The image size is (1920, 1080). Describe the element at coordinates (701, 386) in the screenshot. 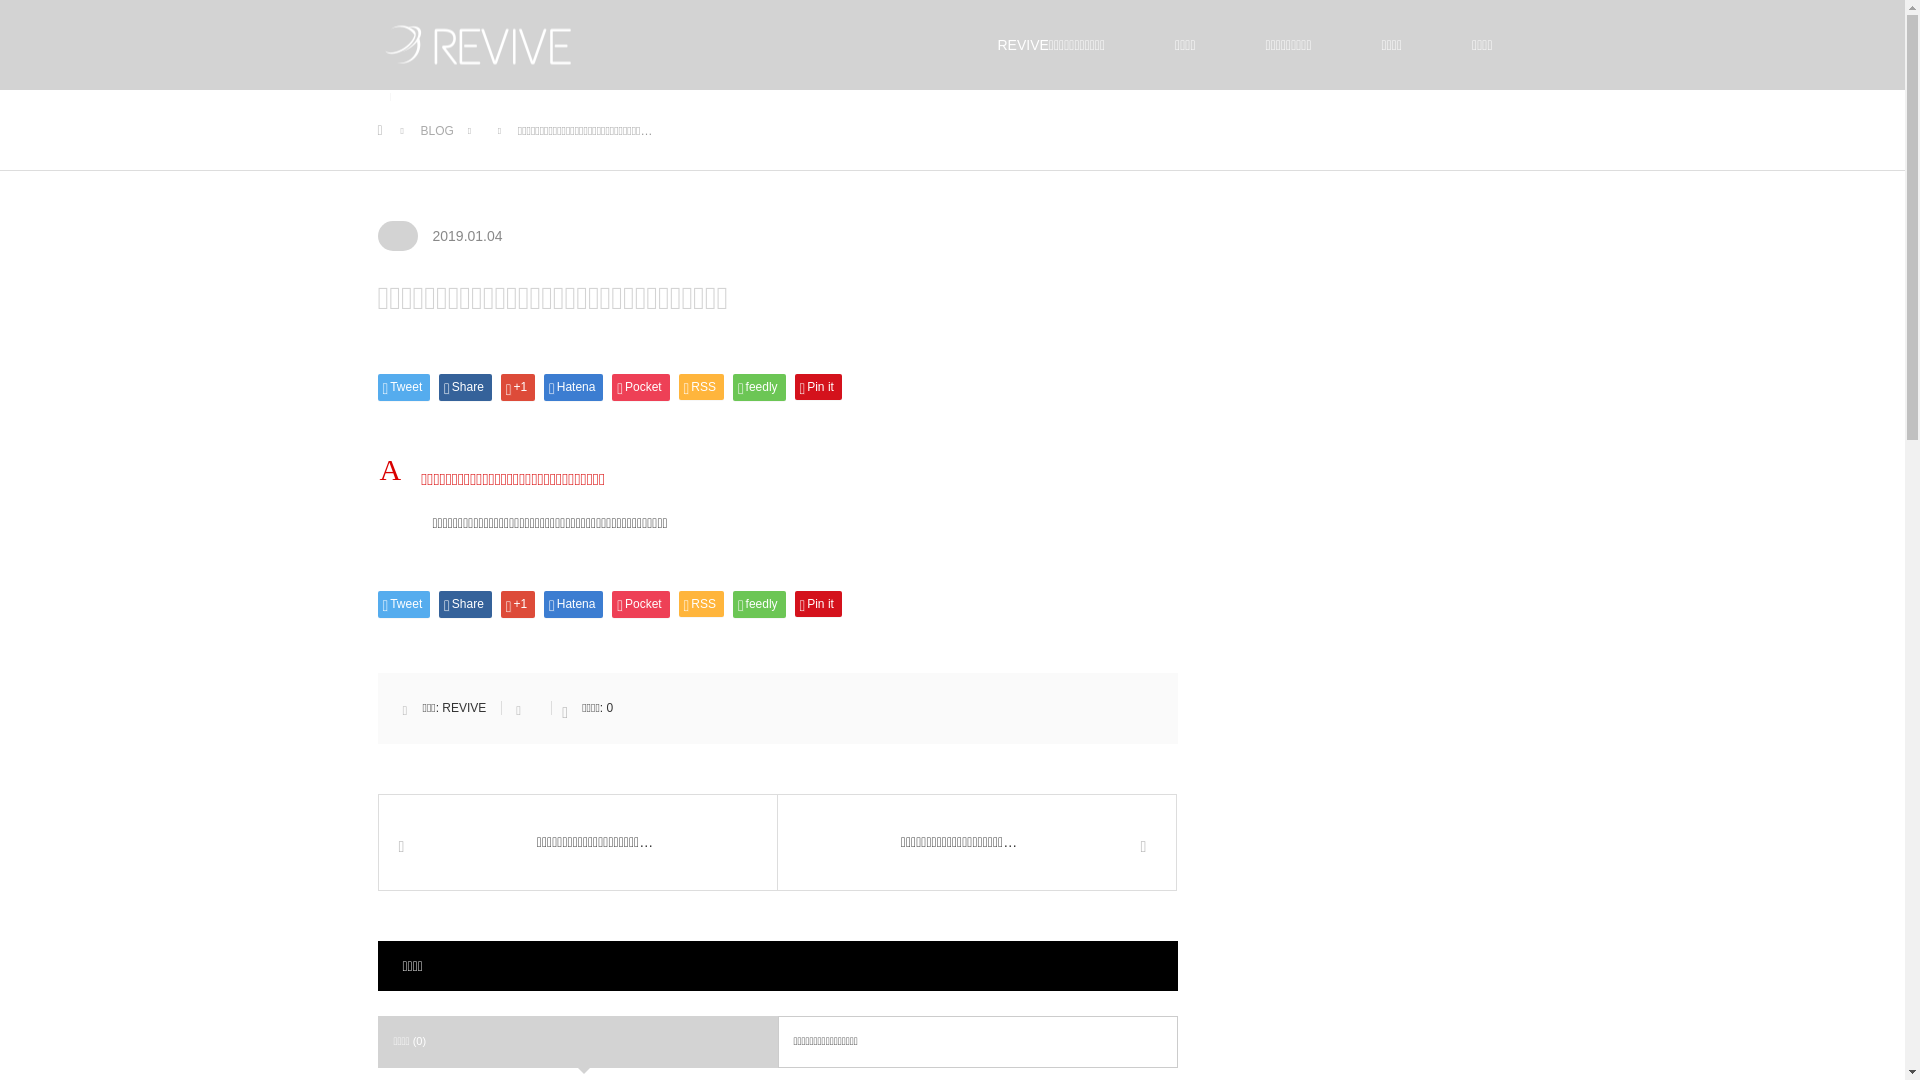

I see `'RSS'` at that location.